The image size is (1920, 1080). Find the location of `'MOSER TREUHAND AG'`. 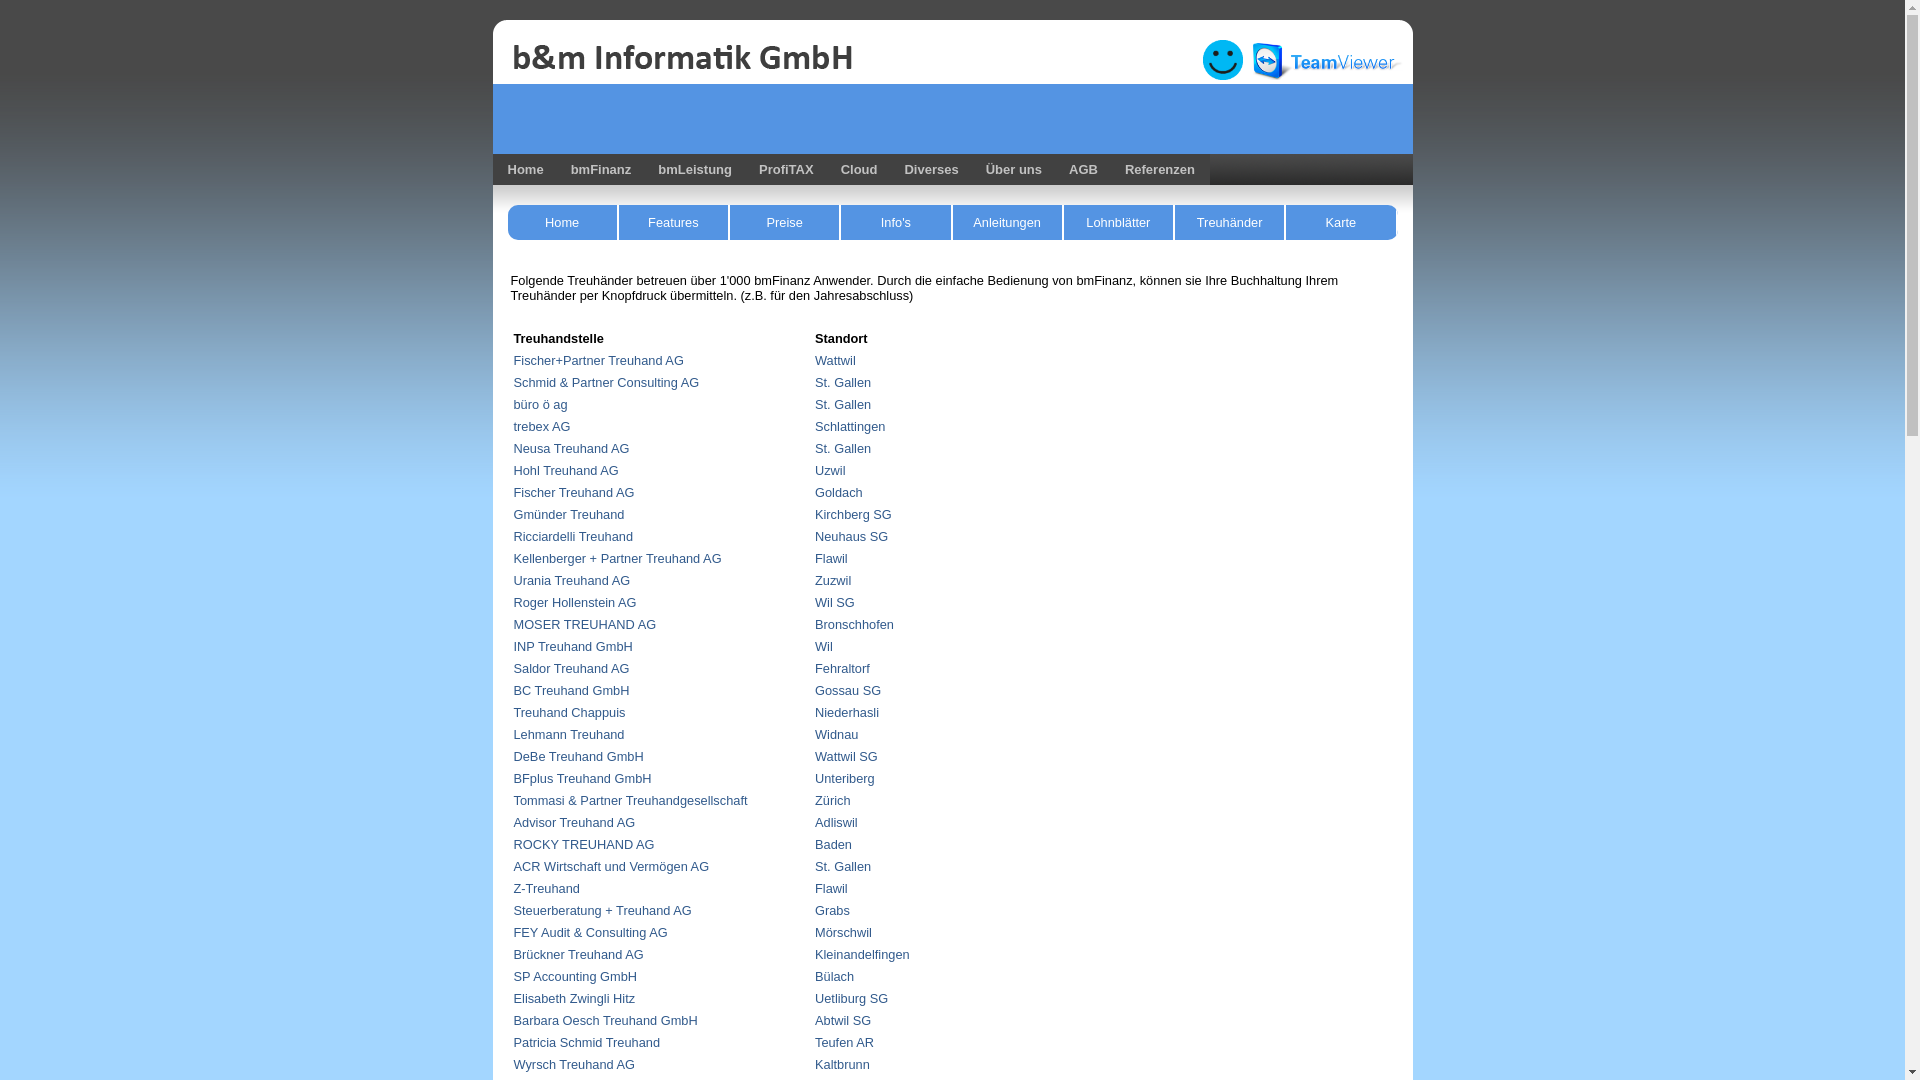

'MOSER TREUHAND AG' is located at coordinates (513, 623).